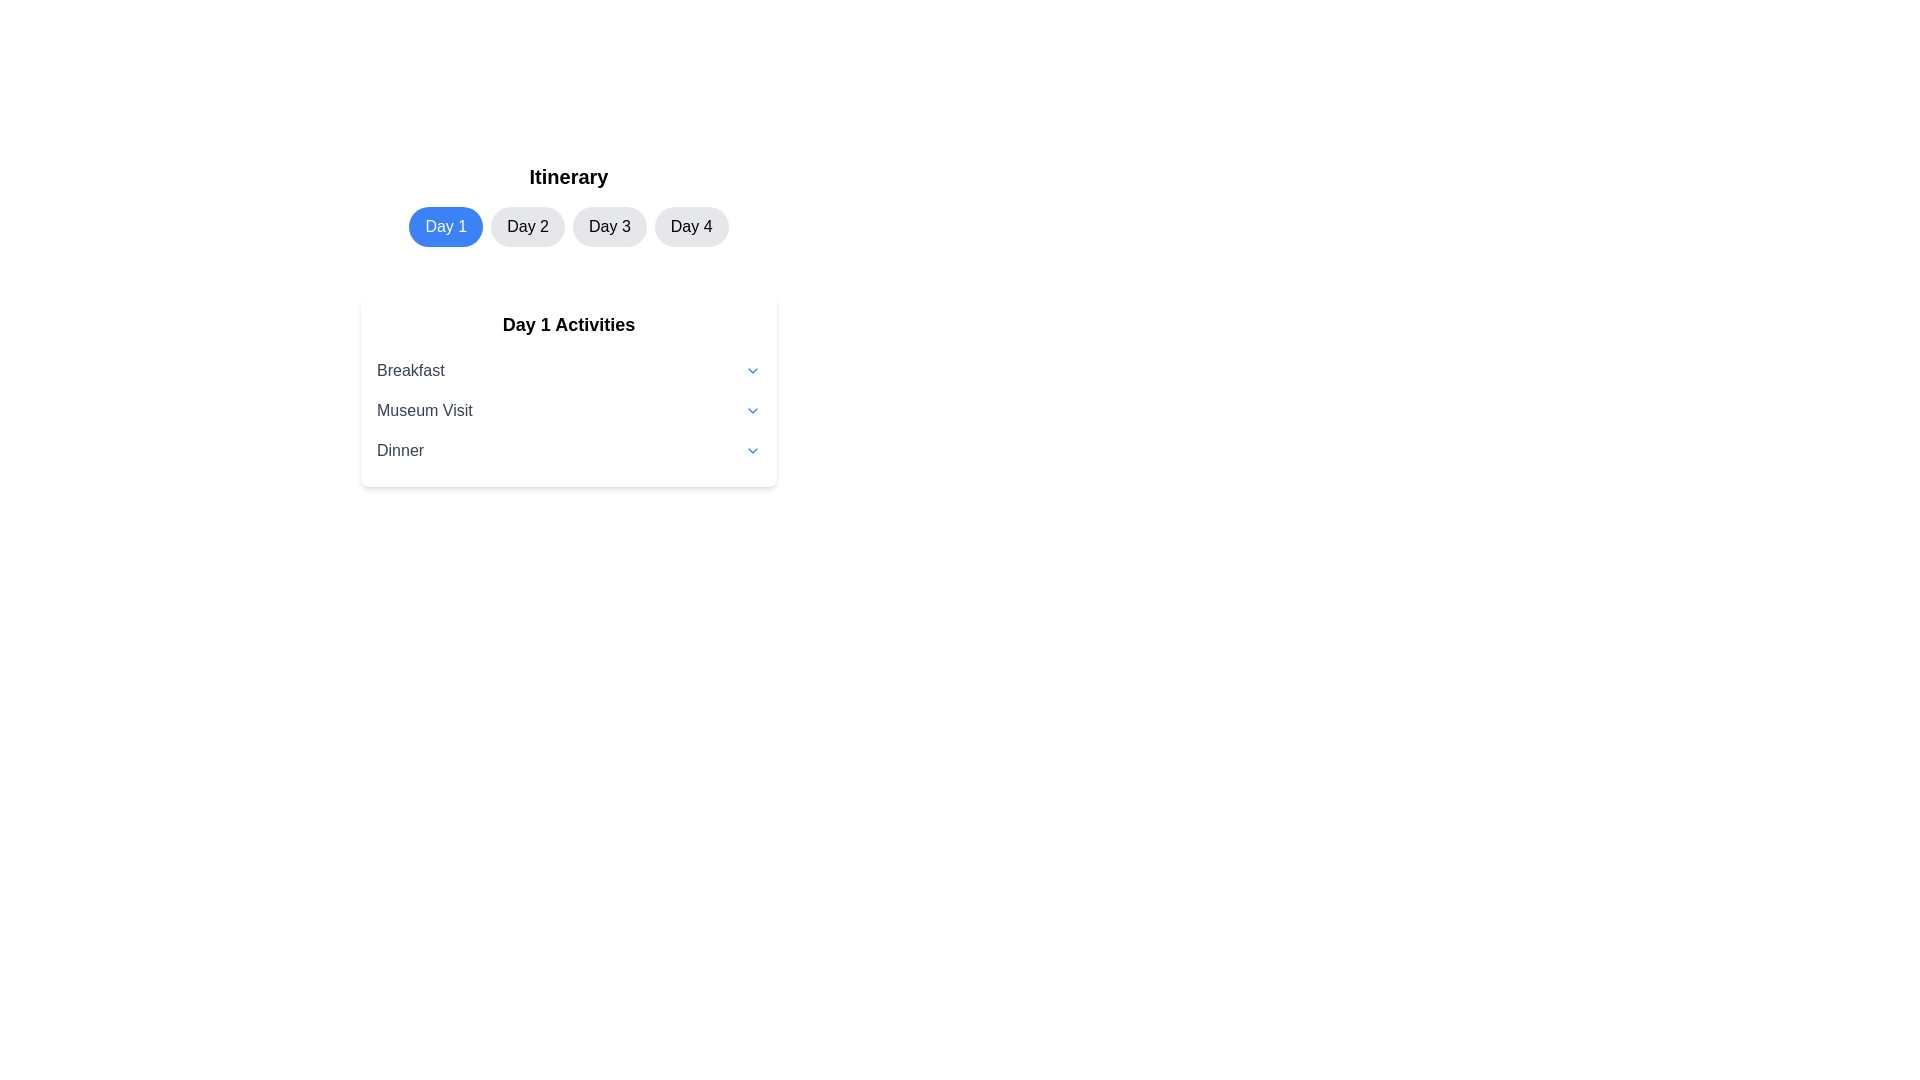 Image resolution: width=1920 pixels, height=1080 pixels. I want to click on the 'Museum Visit' dropdown-triggering row, so click(568, 410).